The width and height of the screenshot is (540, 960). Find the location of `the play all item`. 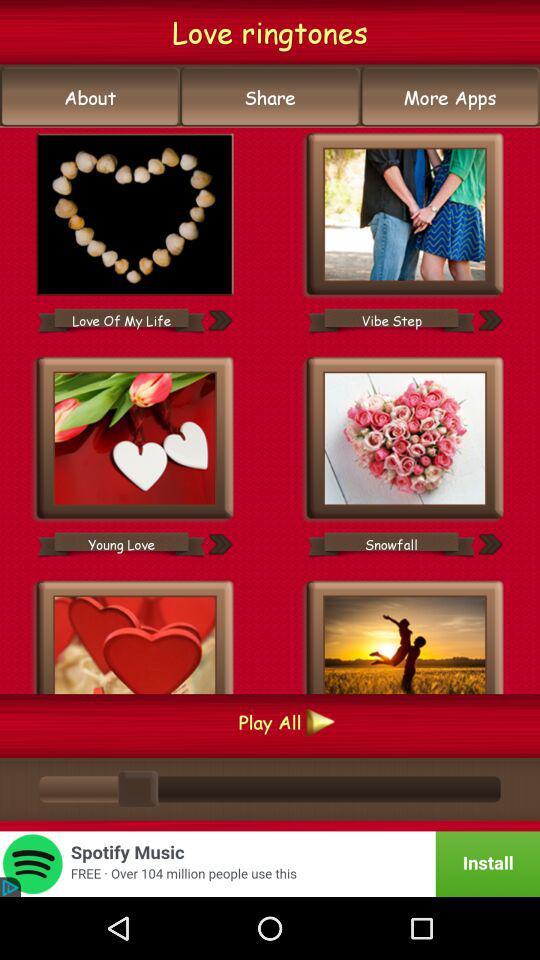

the play all item is located at coordinates (270, 721).